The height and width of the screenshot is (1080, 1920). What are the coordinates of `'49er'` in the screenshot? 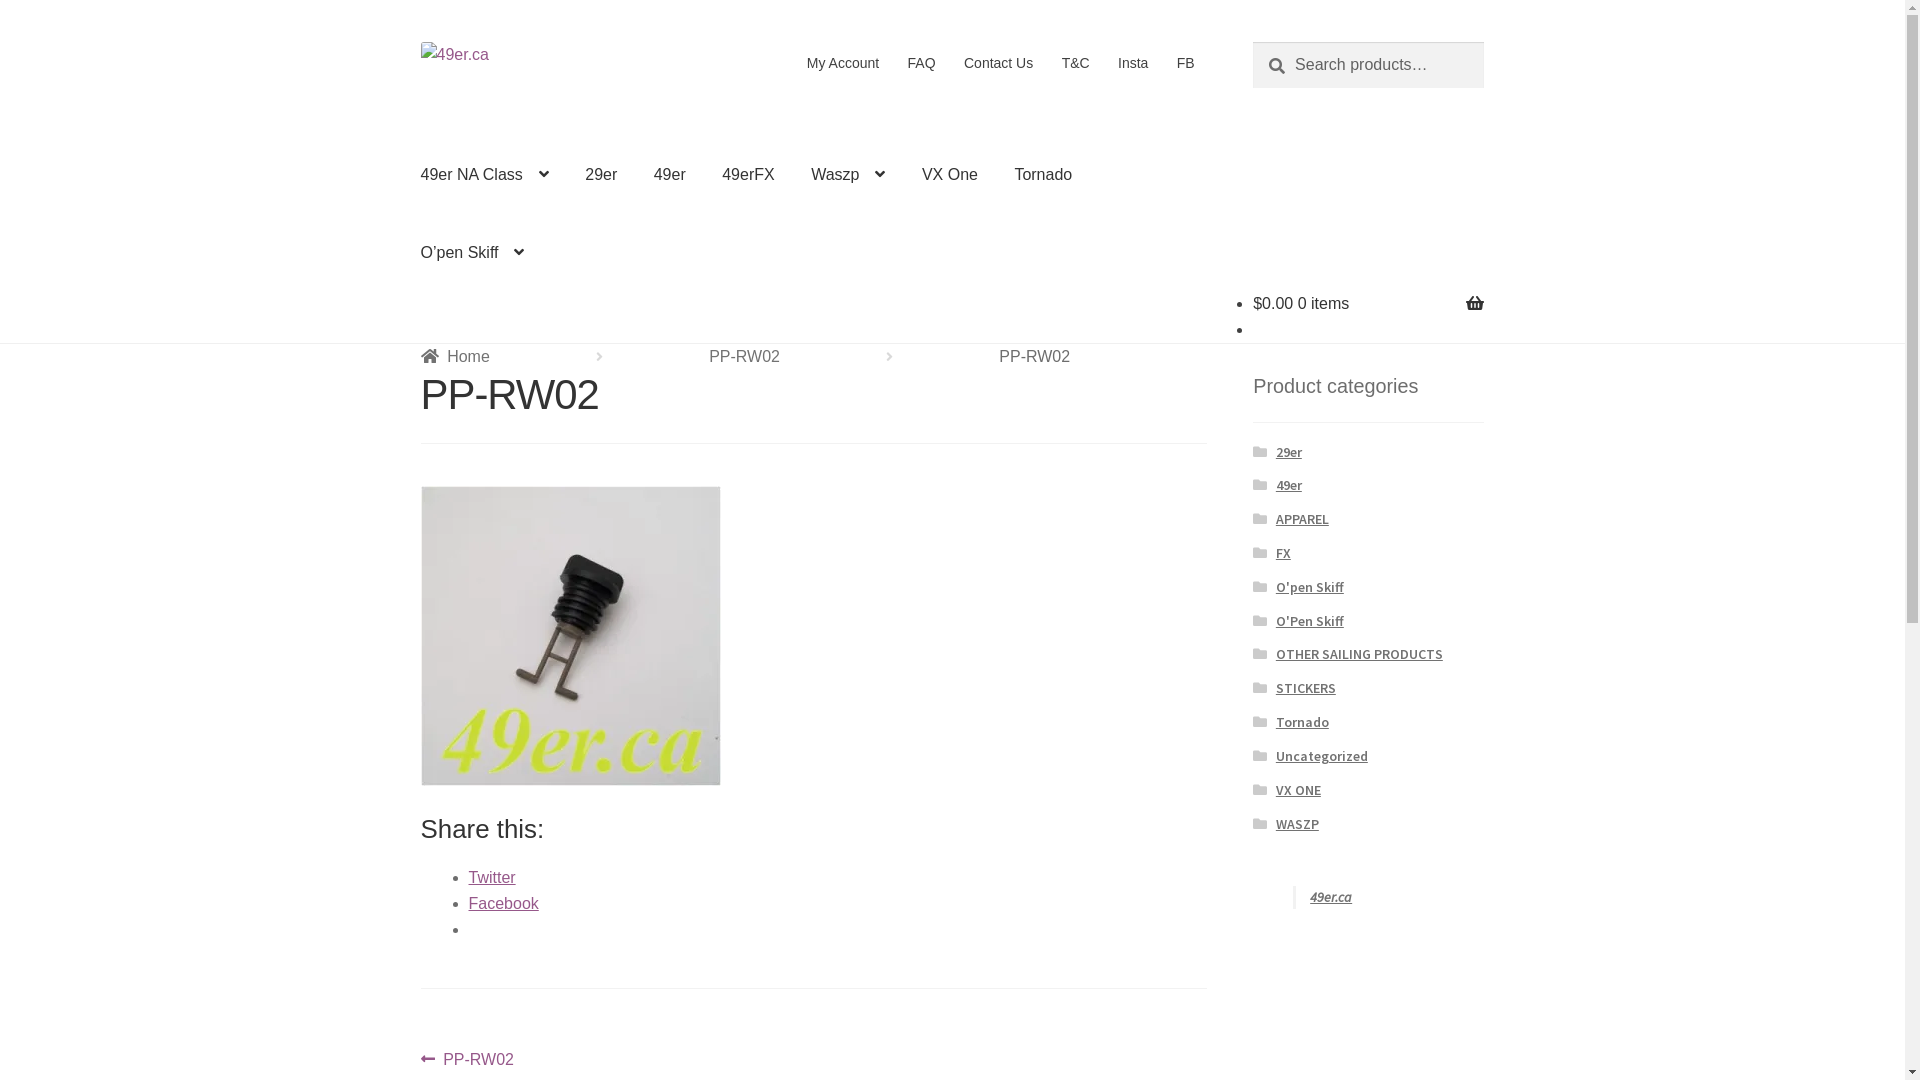 It's located at (637, 173).